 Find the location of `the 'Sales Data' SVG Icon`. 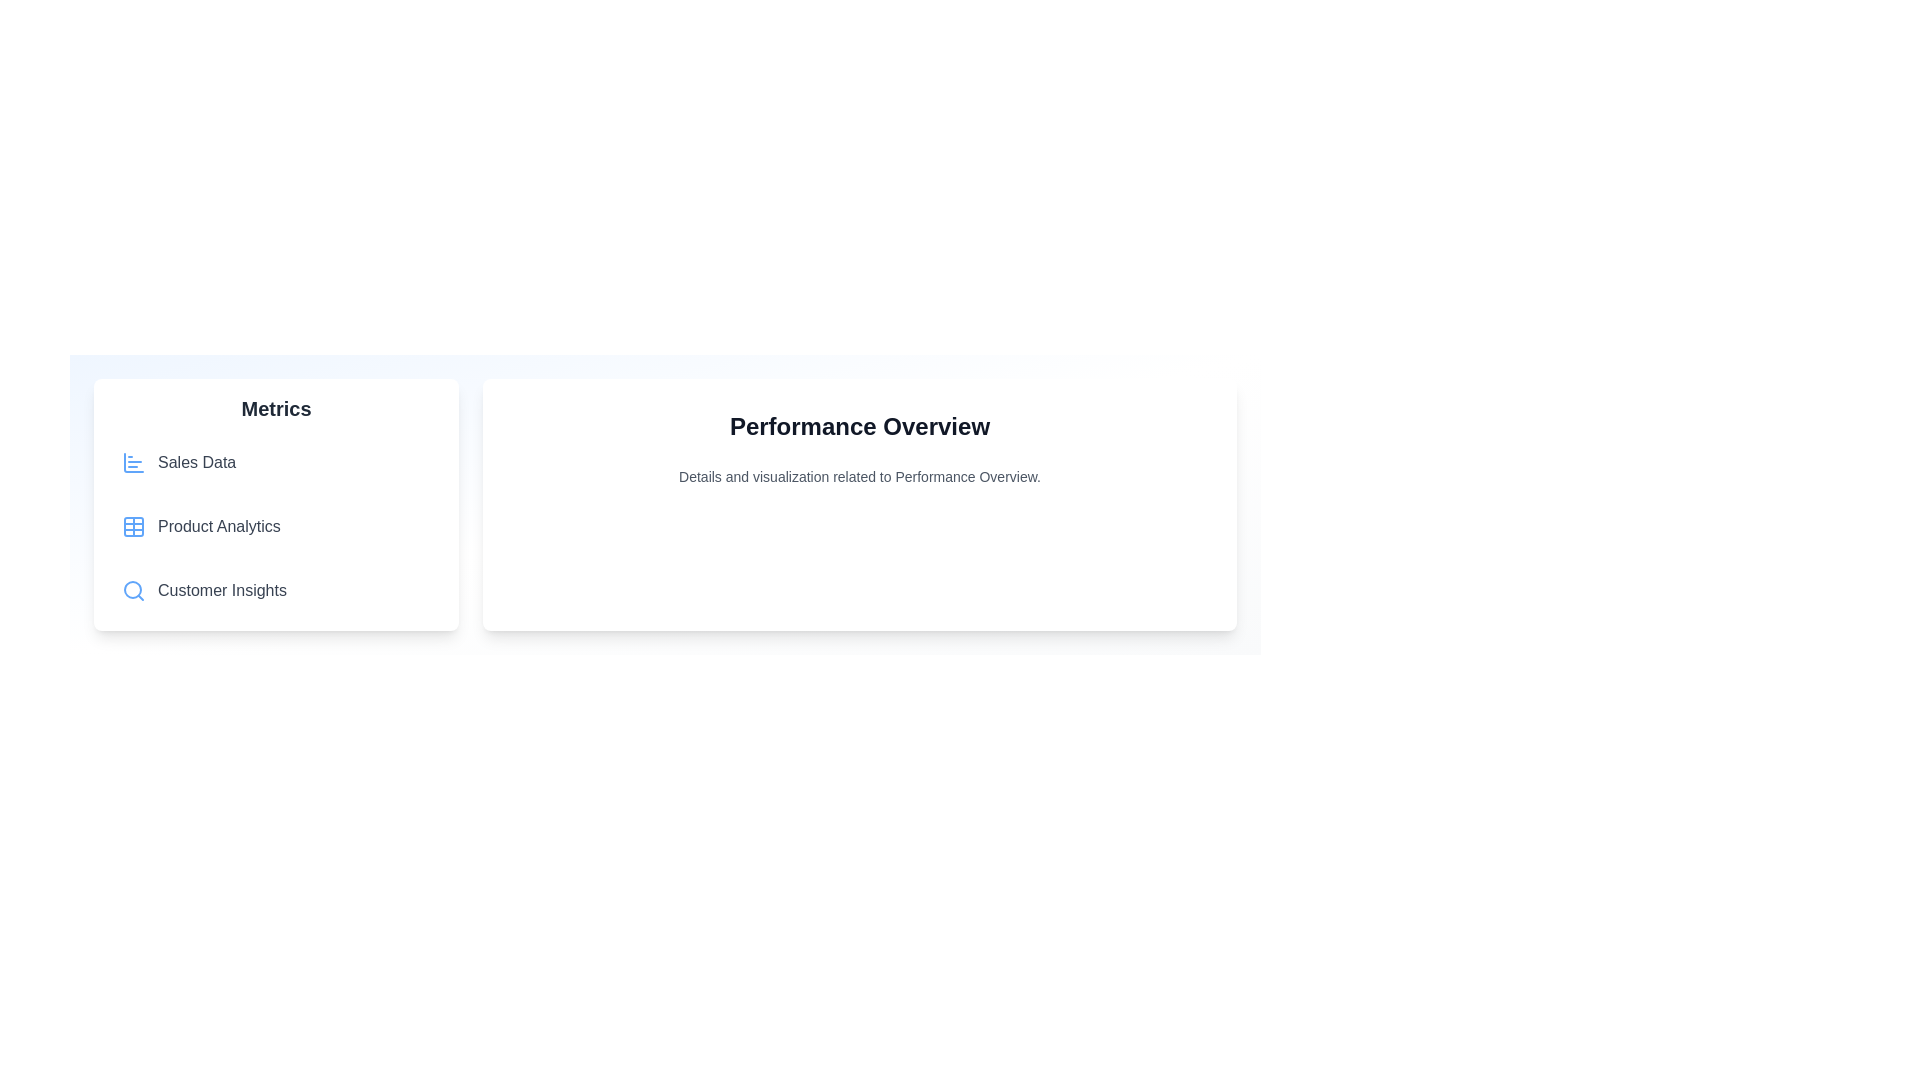

the 'Sales Data' SVG Icon is located at coordinates (133, 462).